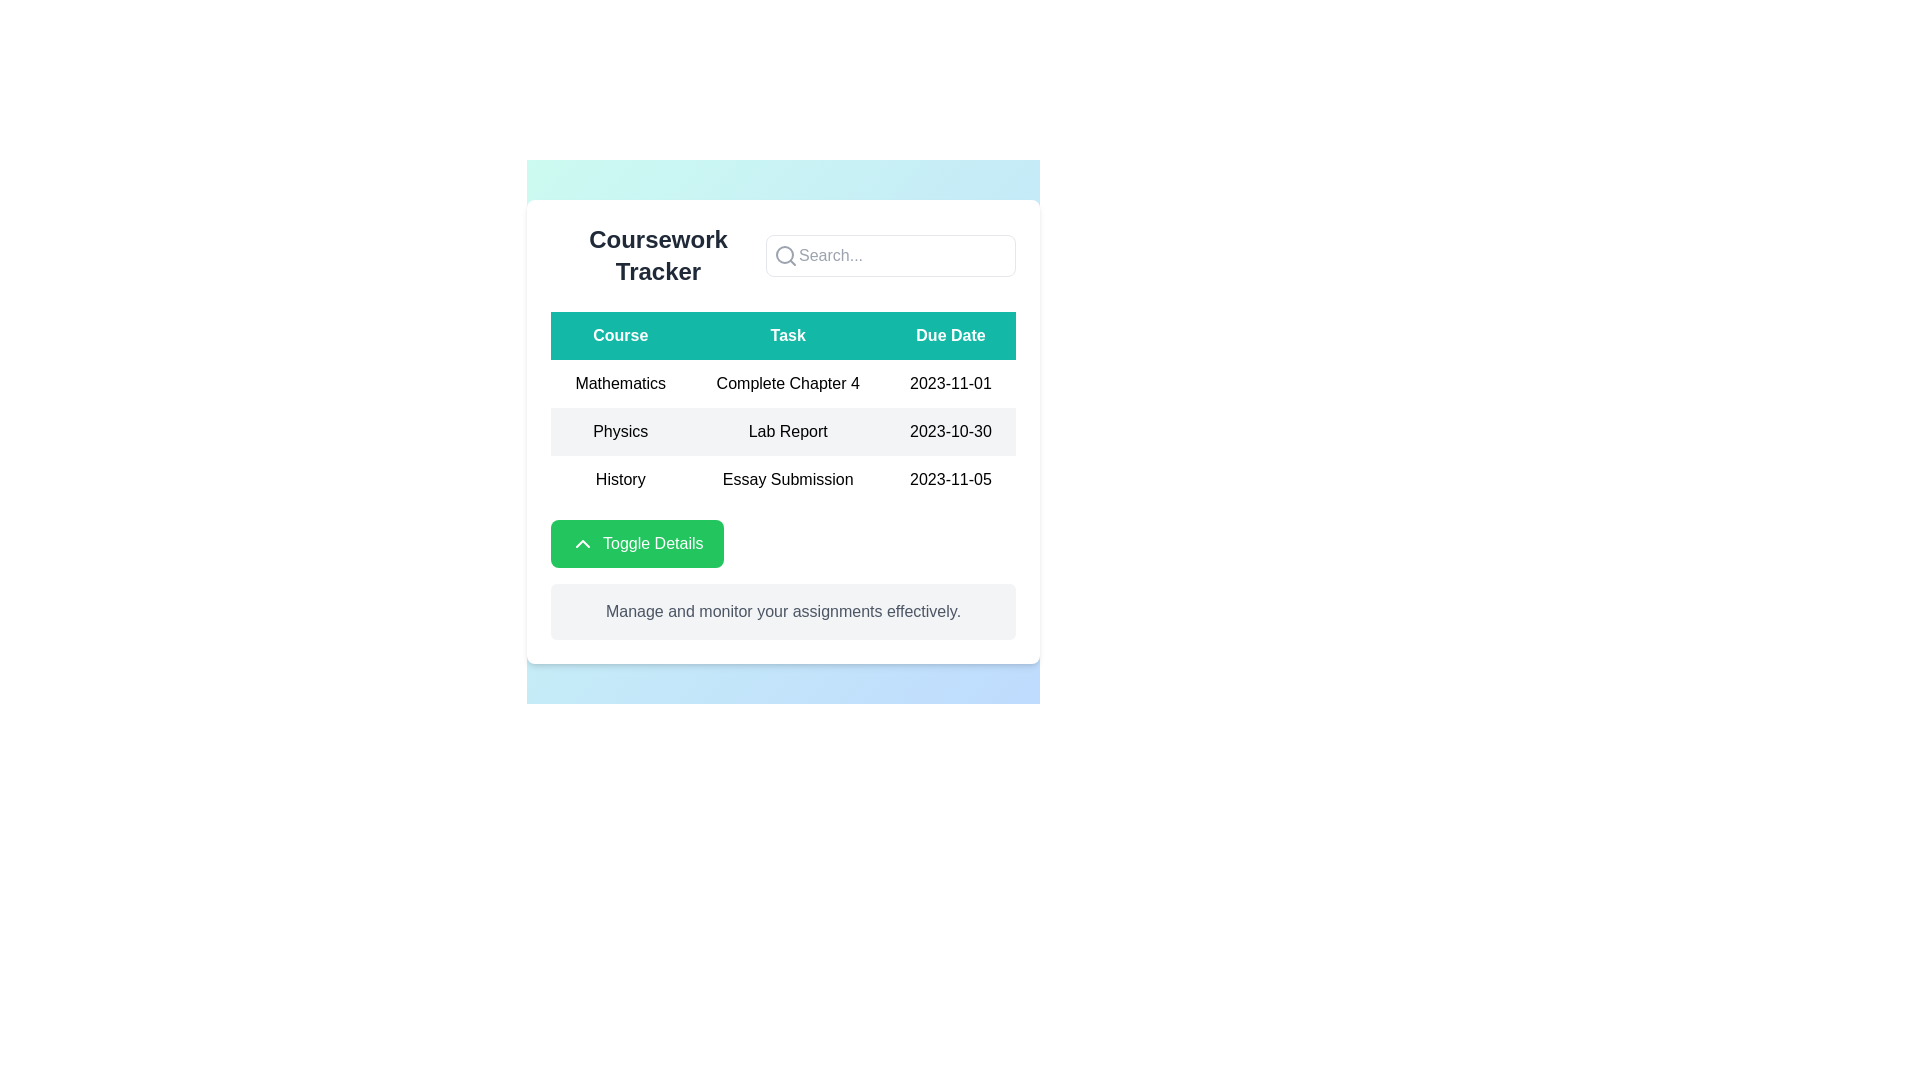 This screenshot has width=1920, height=1080. Describe the element at coordinates (782, 611) in the screenshot. I see `the informational text block located below the 'Toggle Details' button, which serves as a static informational block providing guidance to the user` at that location.